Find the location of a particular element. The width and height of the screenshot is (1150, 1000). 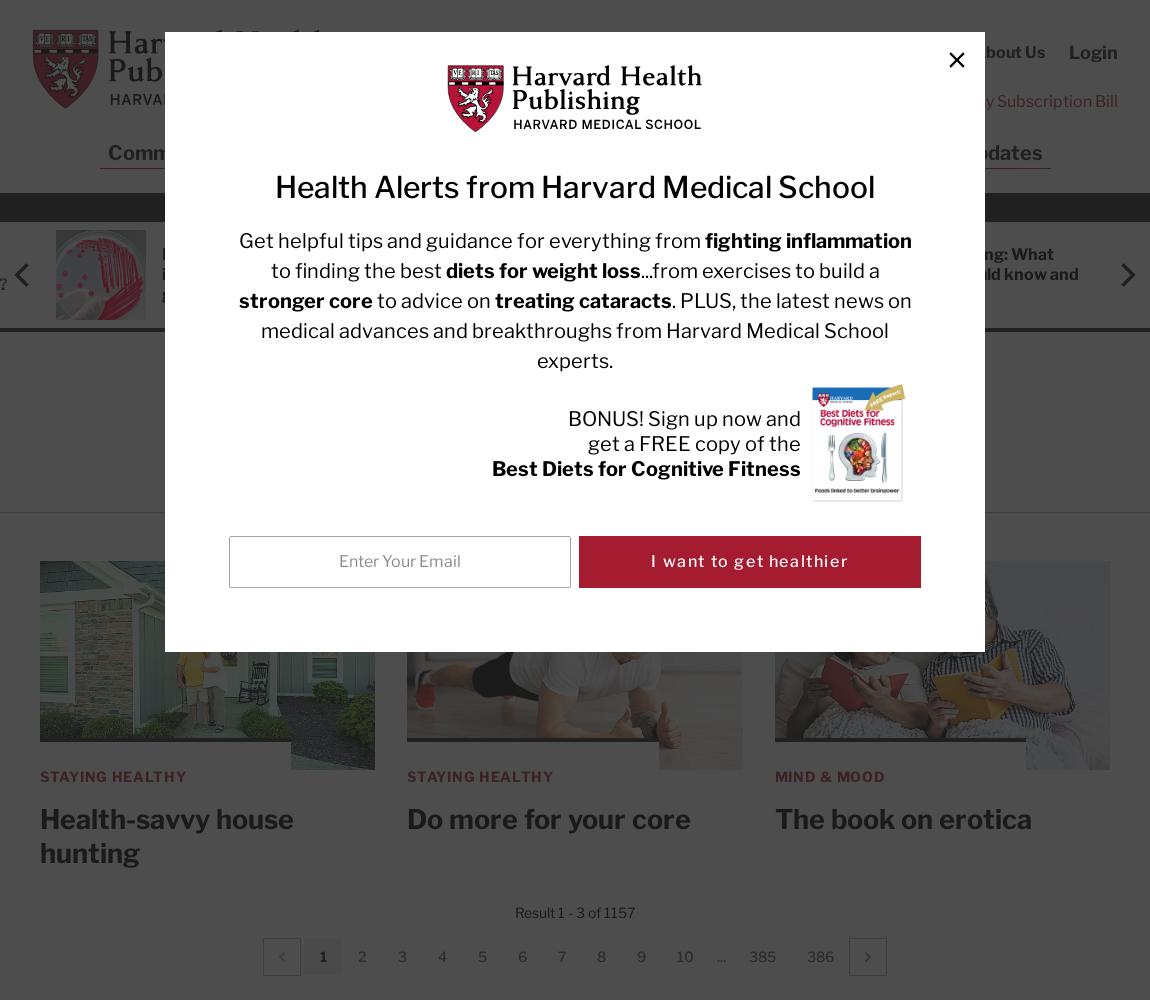

'Login' is located at coordinates (1093, 52).